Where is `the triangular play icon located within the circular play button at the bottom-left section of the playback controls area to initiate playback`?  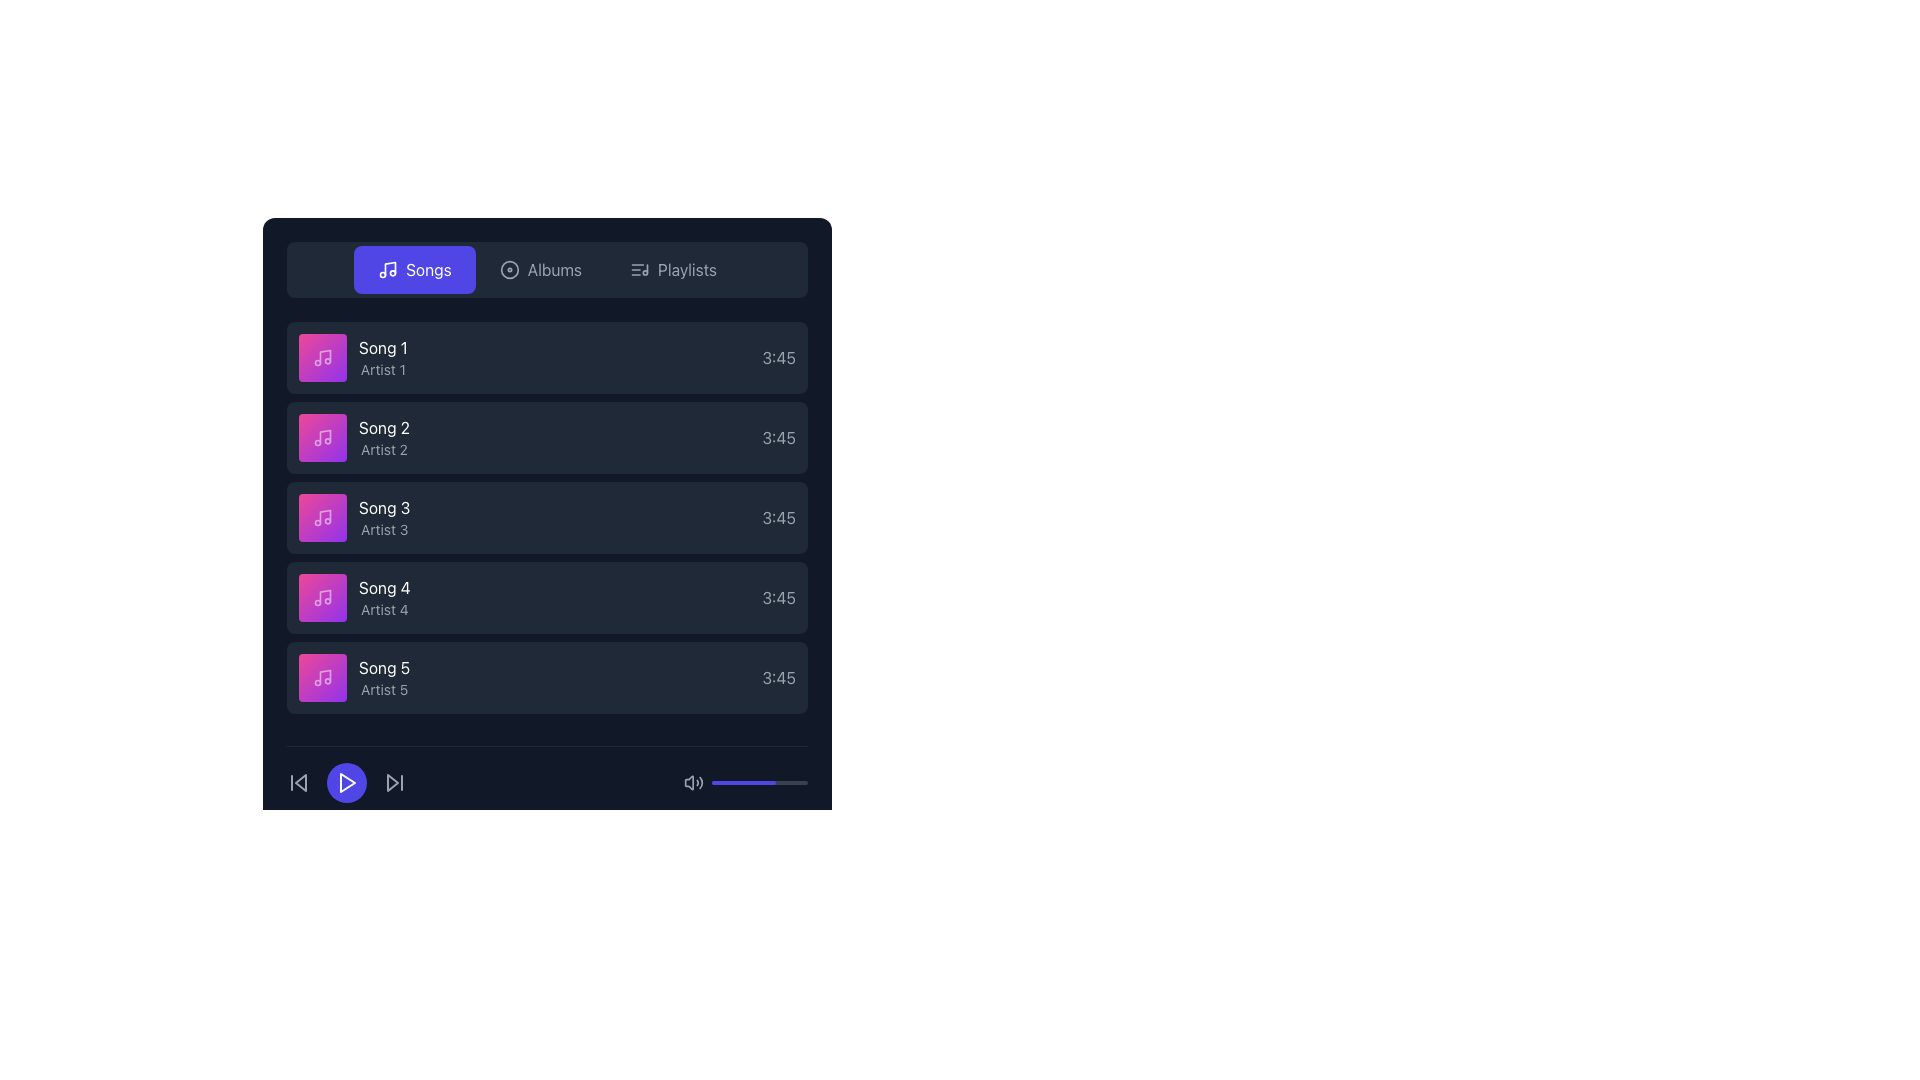
the triangular play icon located within the circular play button at the bottom-left section of the playback controls area to initiate playback is located at coordinates (347, 782).